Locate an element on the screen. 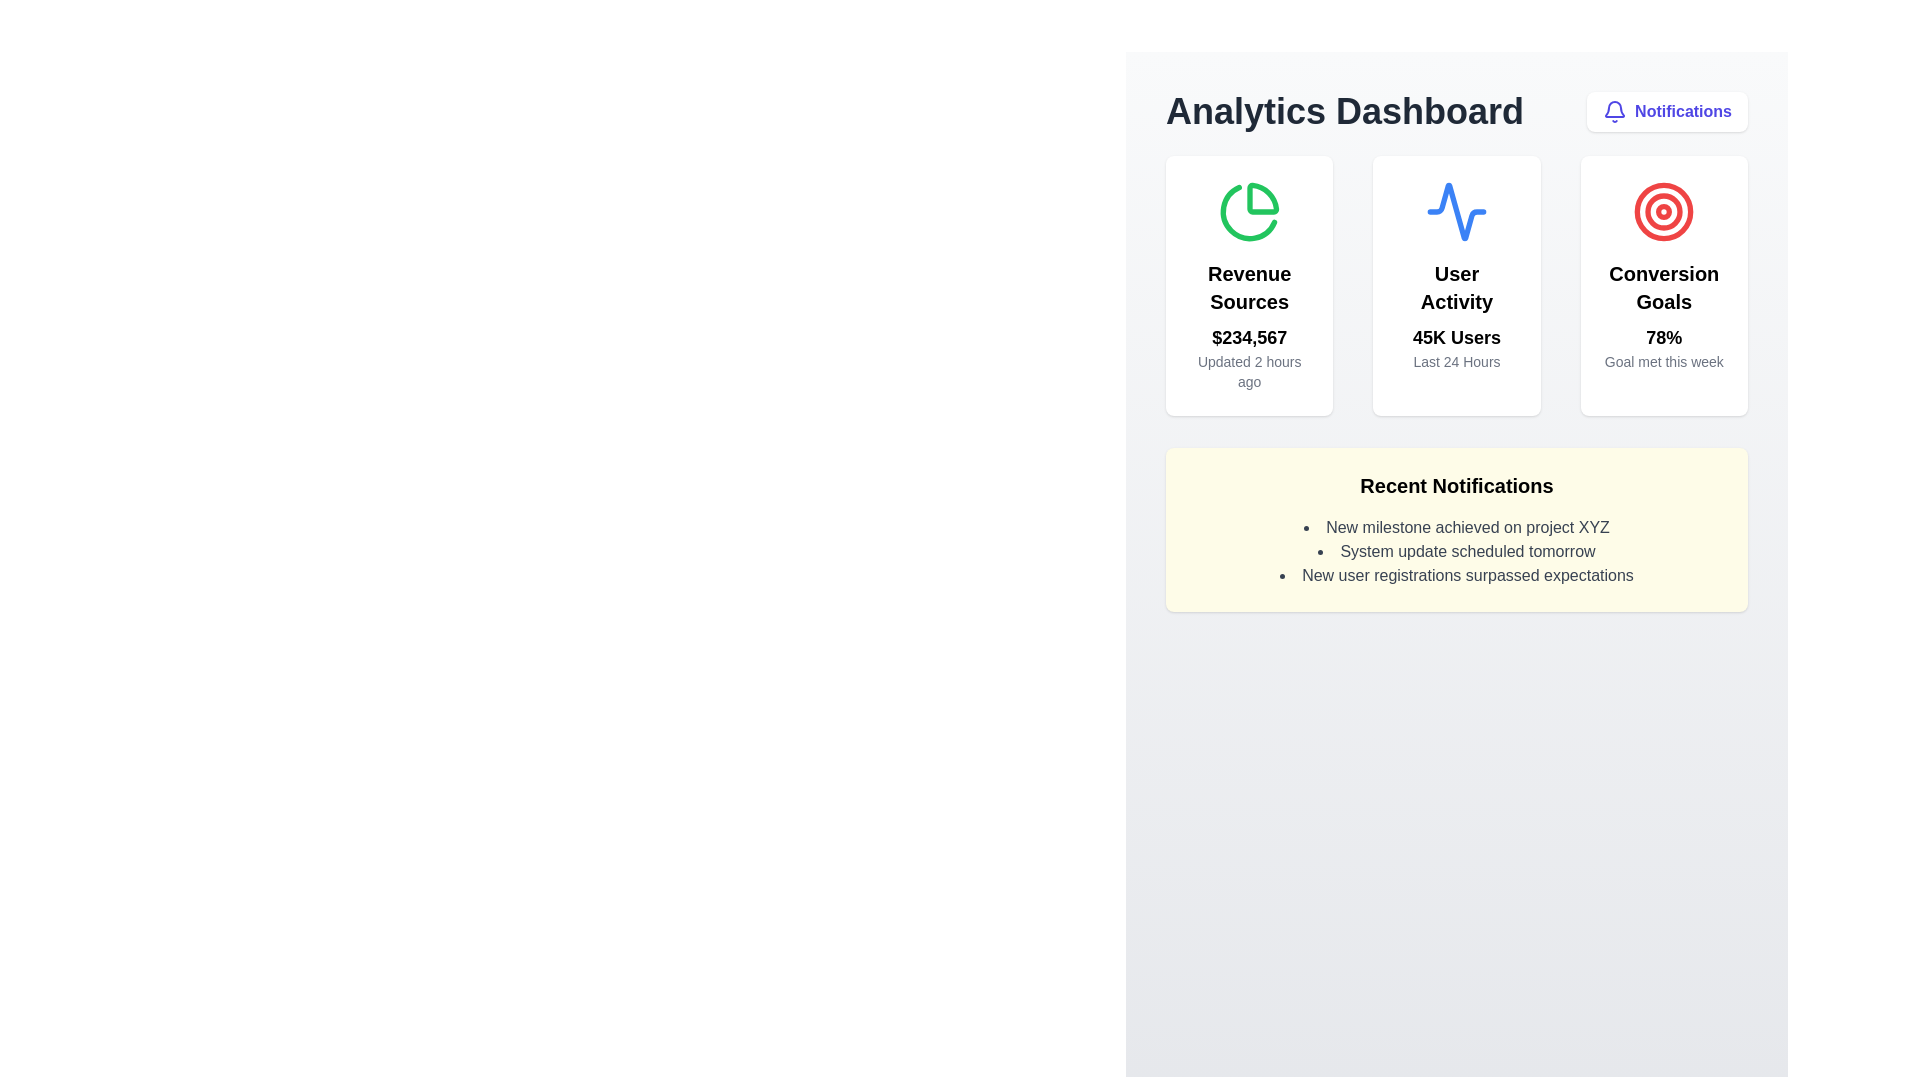  the green pie chart icon that indicates a summary or statistical representation, located in the top-left corner of the 'Revenue Sources' card is located at coordinates (1247, 213).